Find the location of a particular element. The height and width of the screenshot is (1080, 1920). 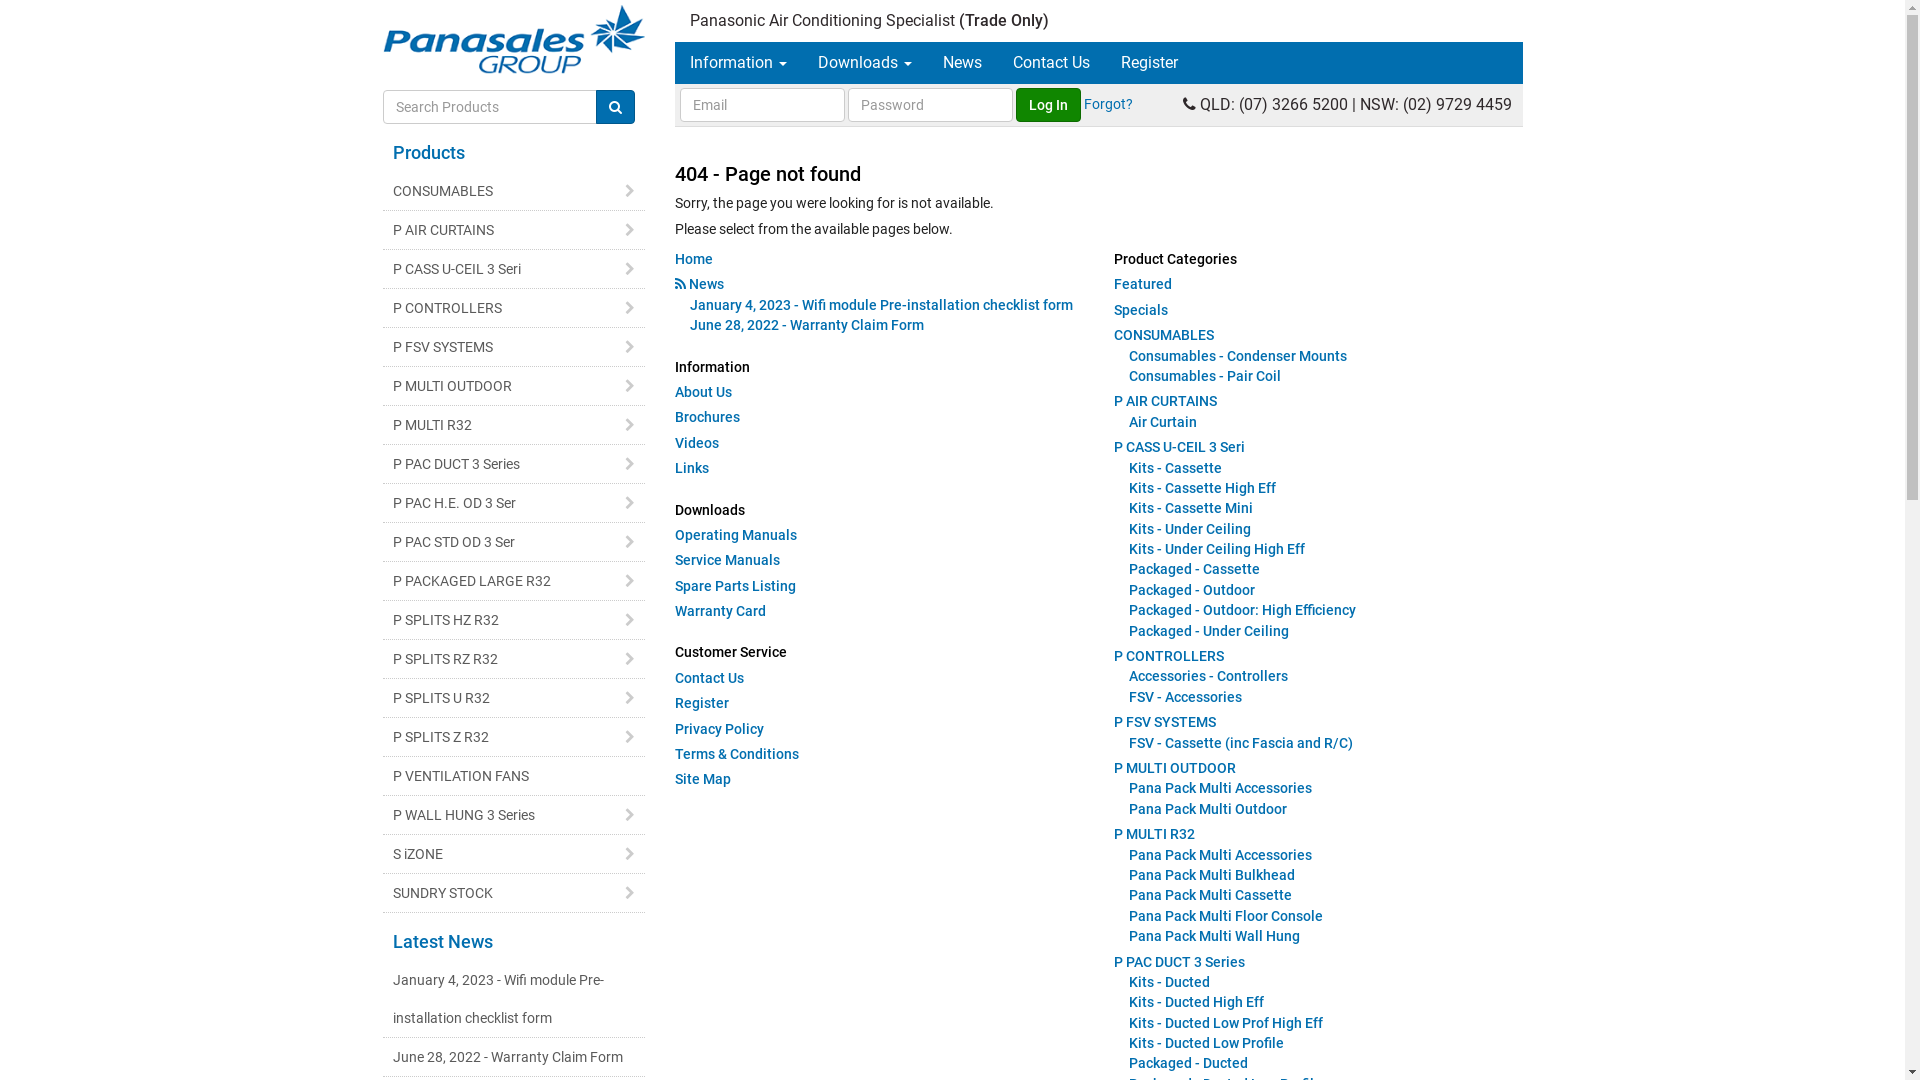

'Operating Manuals' is located at coordinates (734, 534).